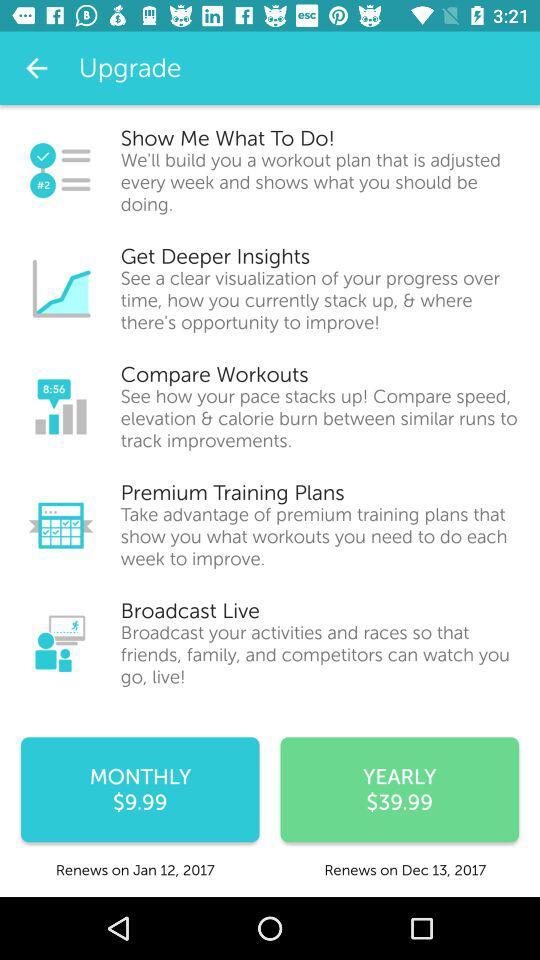 The width and height of the screenshot is (540, 960). Describe the element at coordinates (139, 789) in the screenshot. I see `the item next to the yearly` at that location.